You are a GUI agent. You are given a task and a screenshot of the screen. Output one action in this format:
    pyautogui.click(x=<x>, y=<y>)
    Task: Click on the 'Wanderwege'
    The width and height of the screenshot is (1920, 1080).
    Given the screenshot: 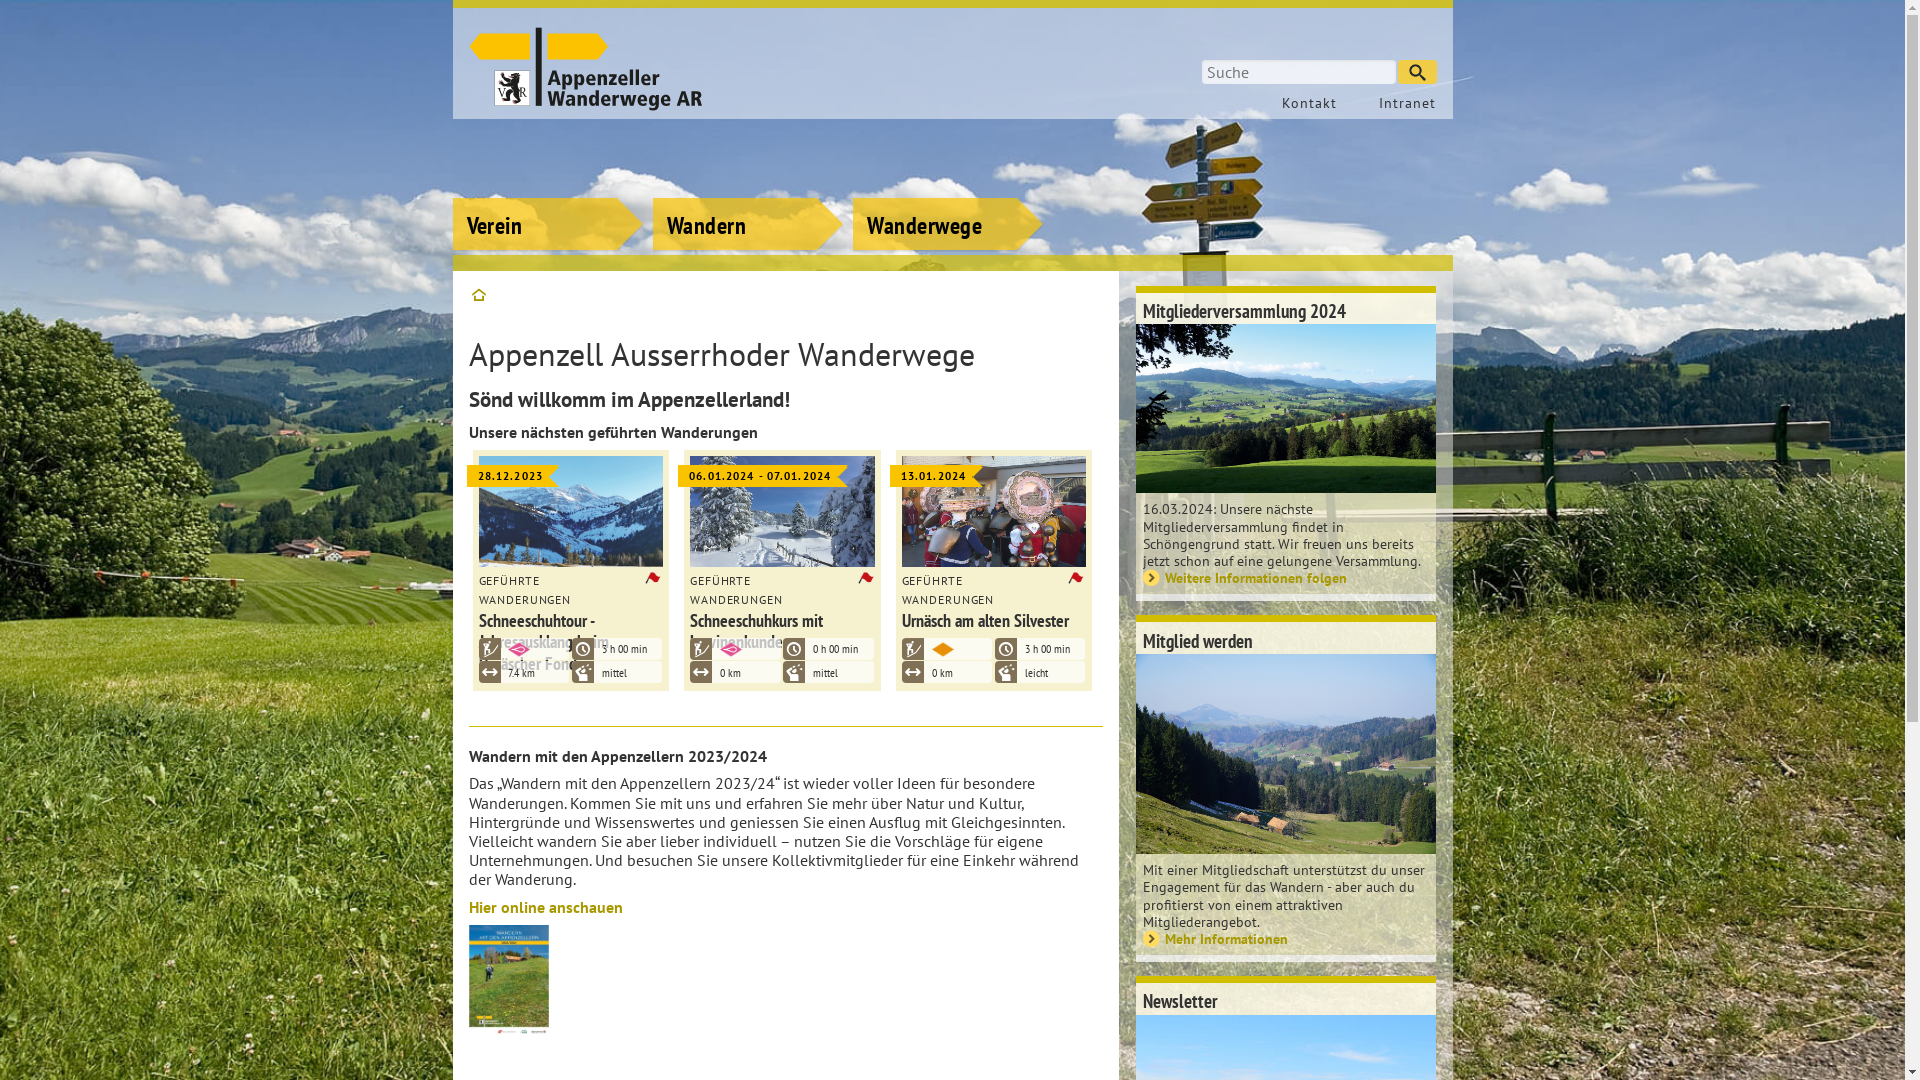 What is the action you would take?
    pyautogui.click(x=947, y=195)
    